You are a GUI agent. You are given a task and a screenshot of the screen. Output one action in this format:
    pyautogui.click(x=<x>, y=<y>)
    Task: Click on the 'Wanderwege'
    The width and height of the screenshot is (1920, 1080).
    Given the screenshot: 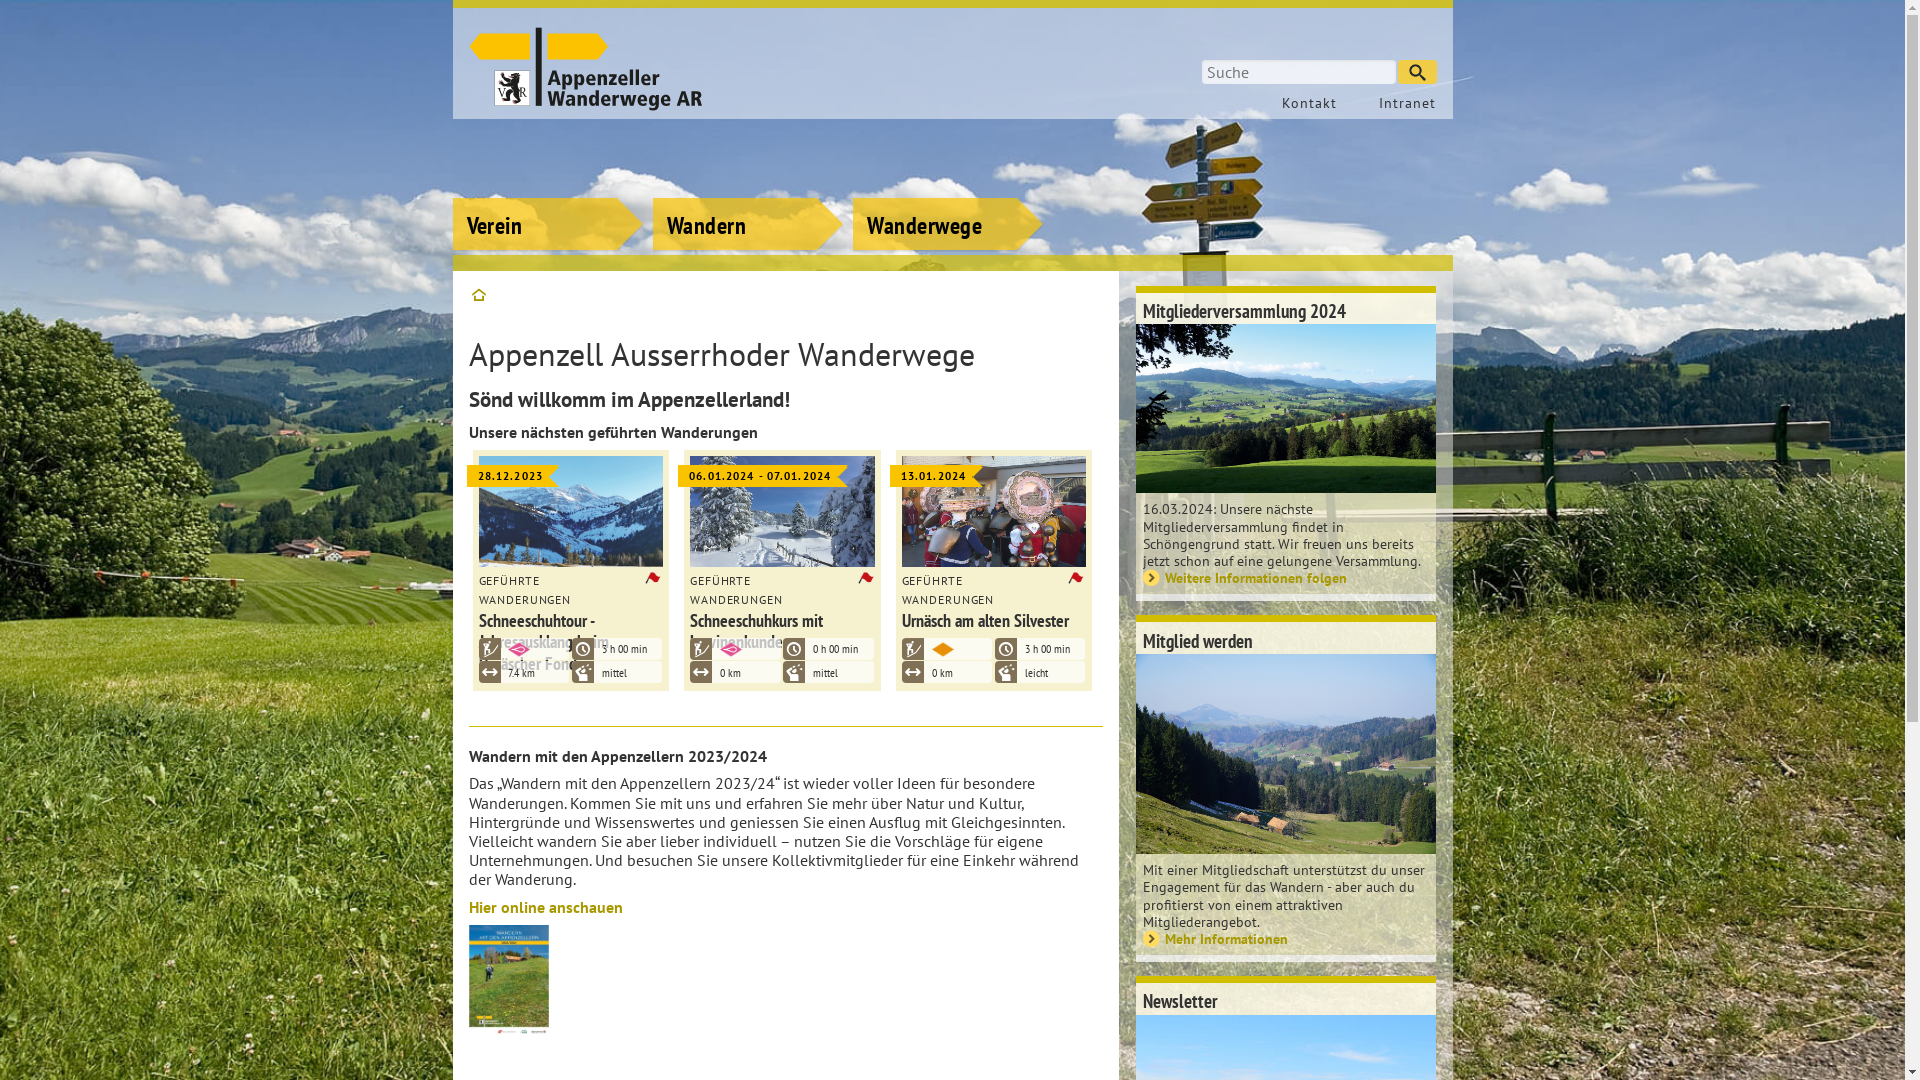 What is the action you would take?
    pyautogui.click(x=947, y=195)
    